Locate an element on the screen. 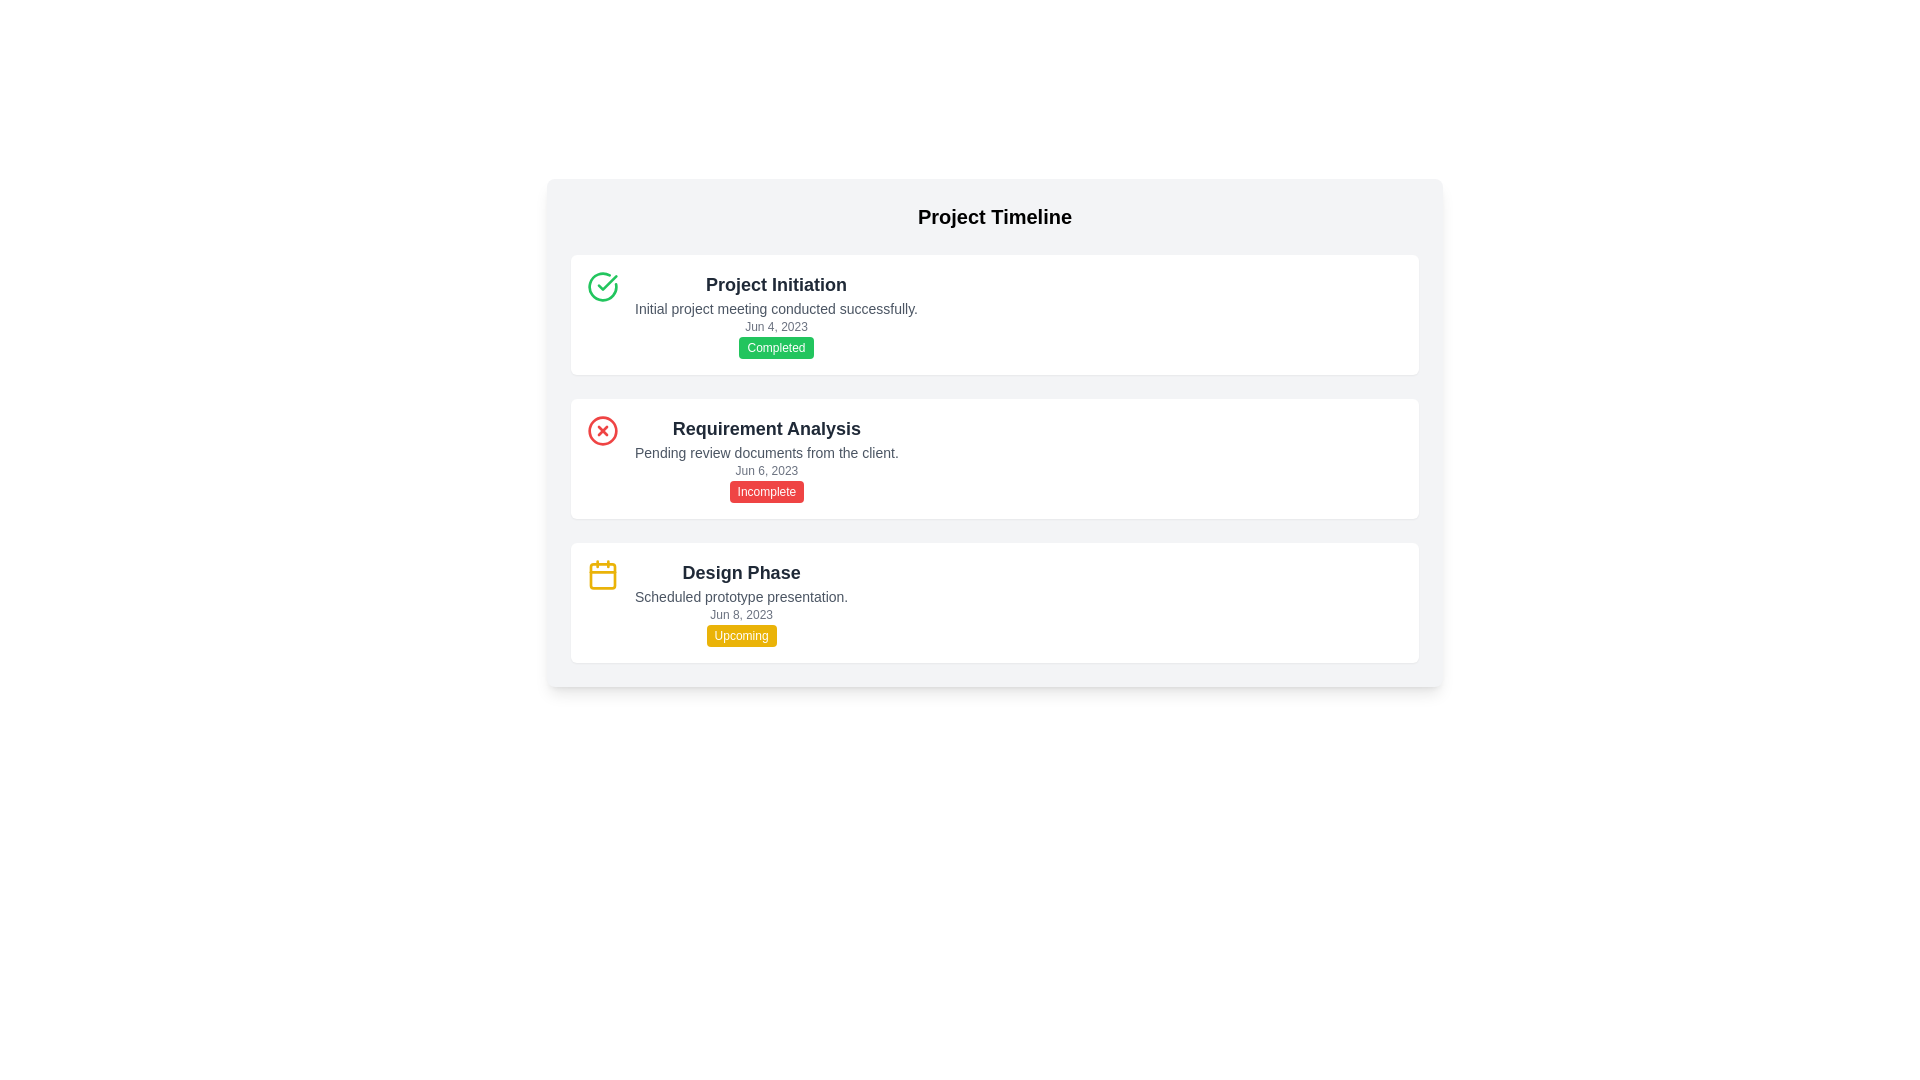 This screenshot has width=1920, height=1080. the yellow square with rounded corners located within the third calendar icon in the vertical timeline list is located at coordinates (602, 575).